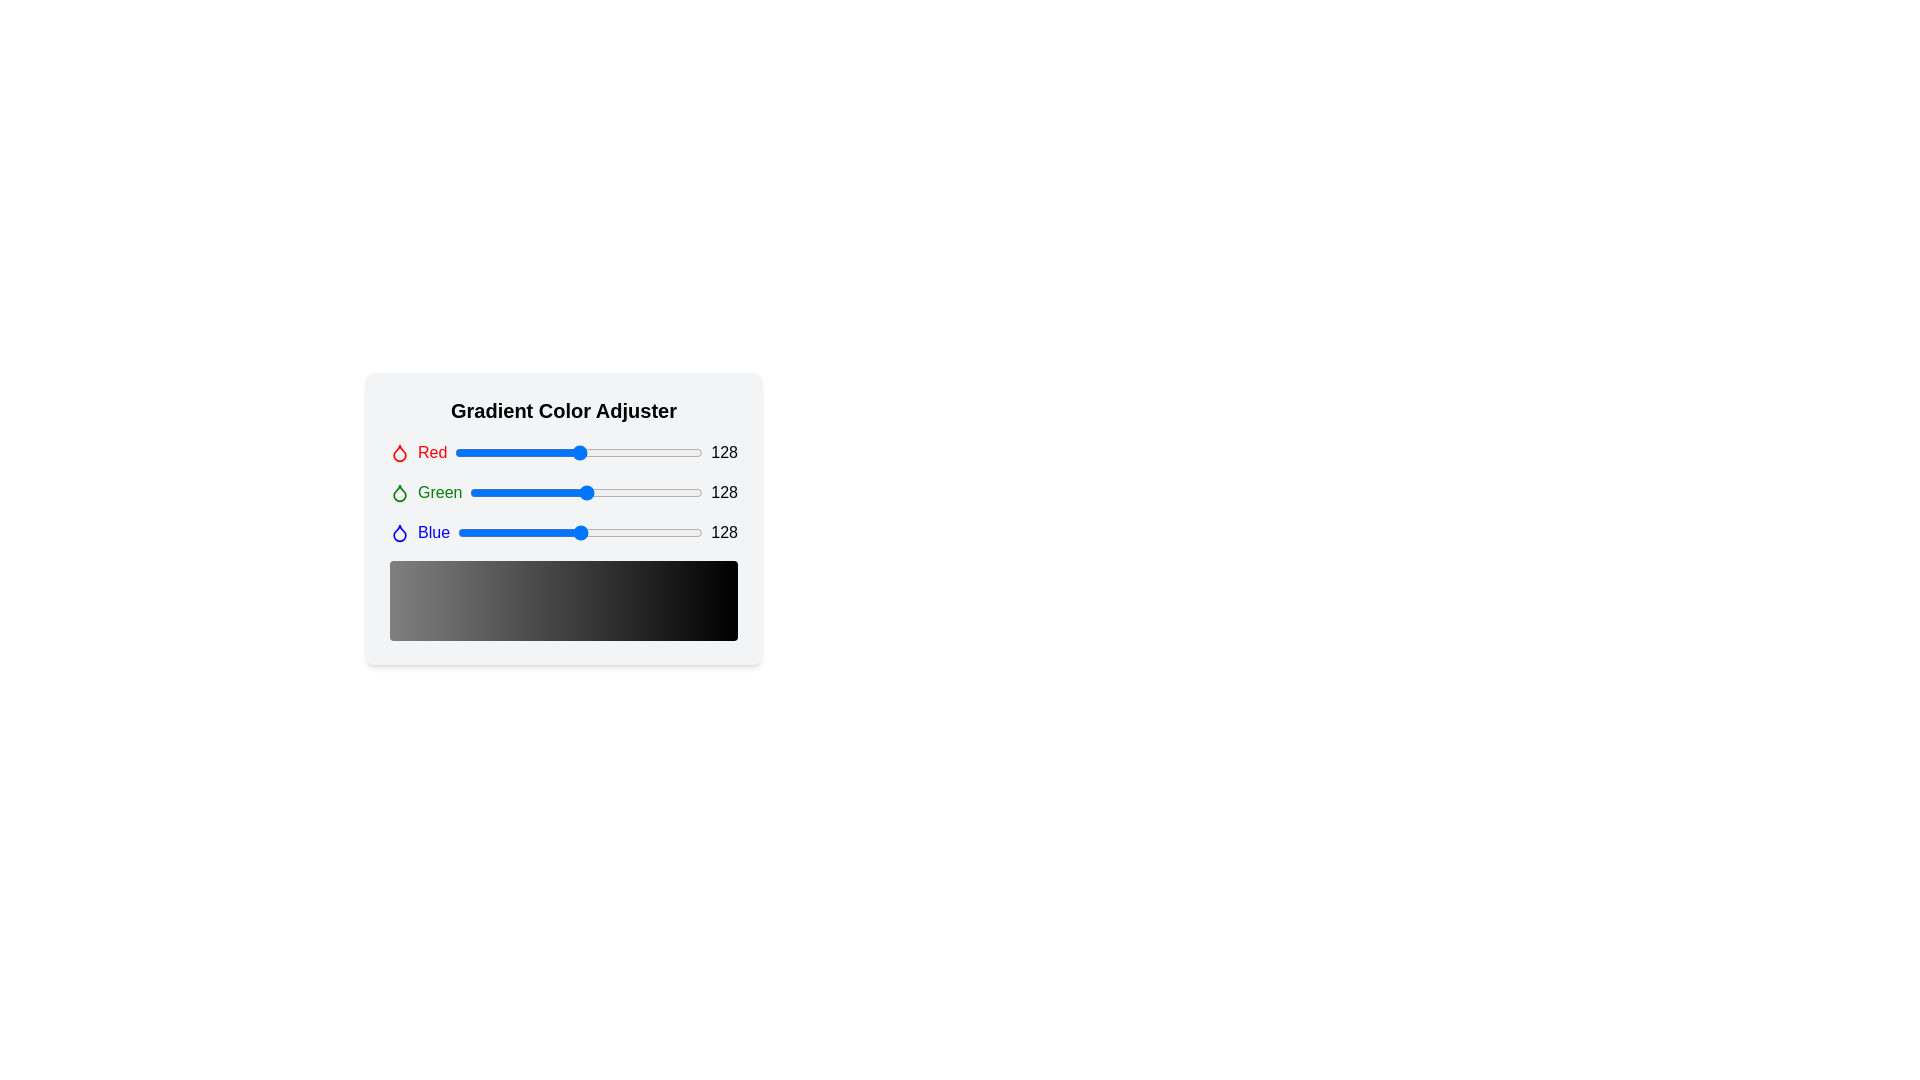 Image resolution: width=1920 pixels, height=1080 pixels. What do you see at coordinates (578, 531) in the screenshot?
I see `the blue color slider to 126` at bounding box center [578, 531].